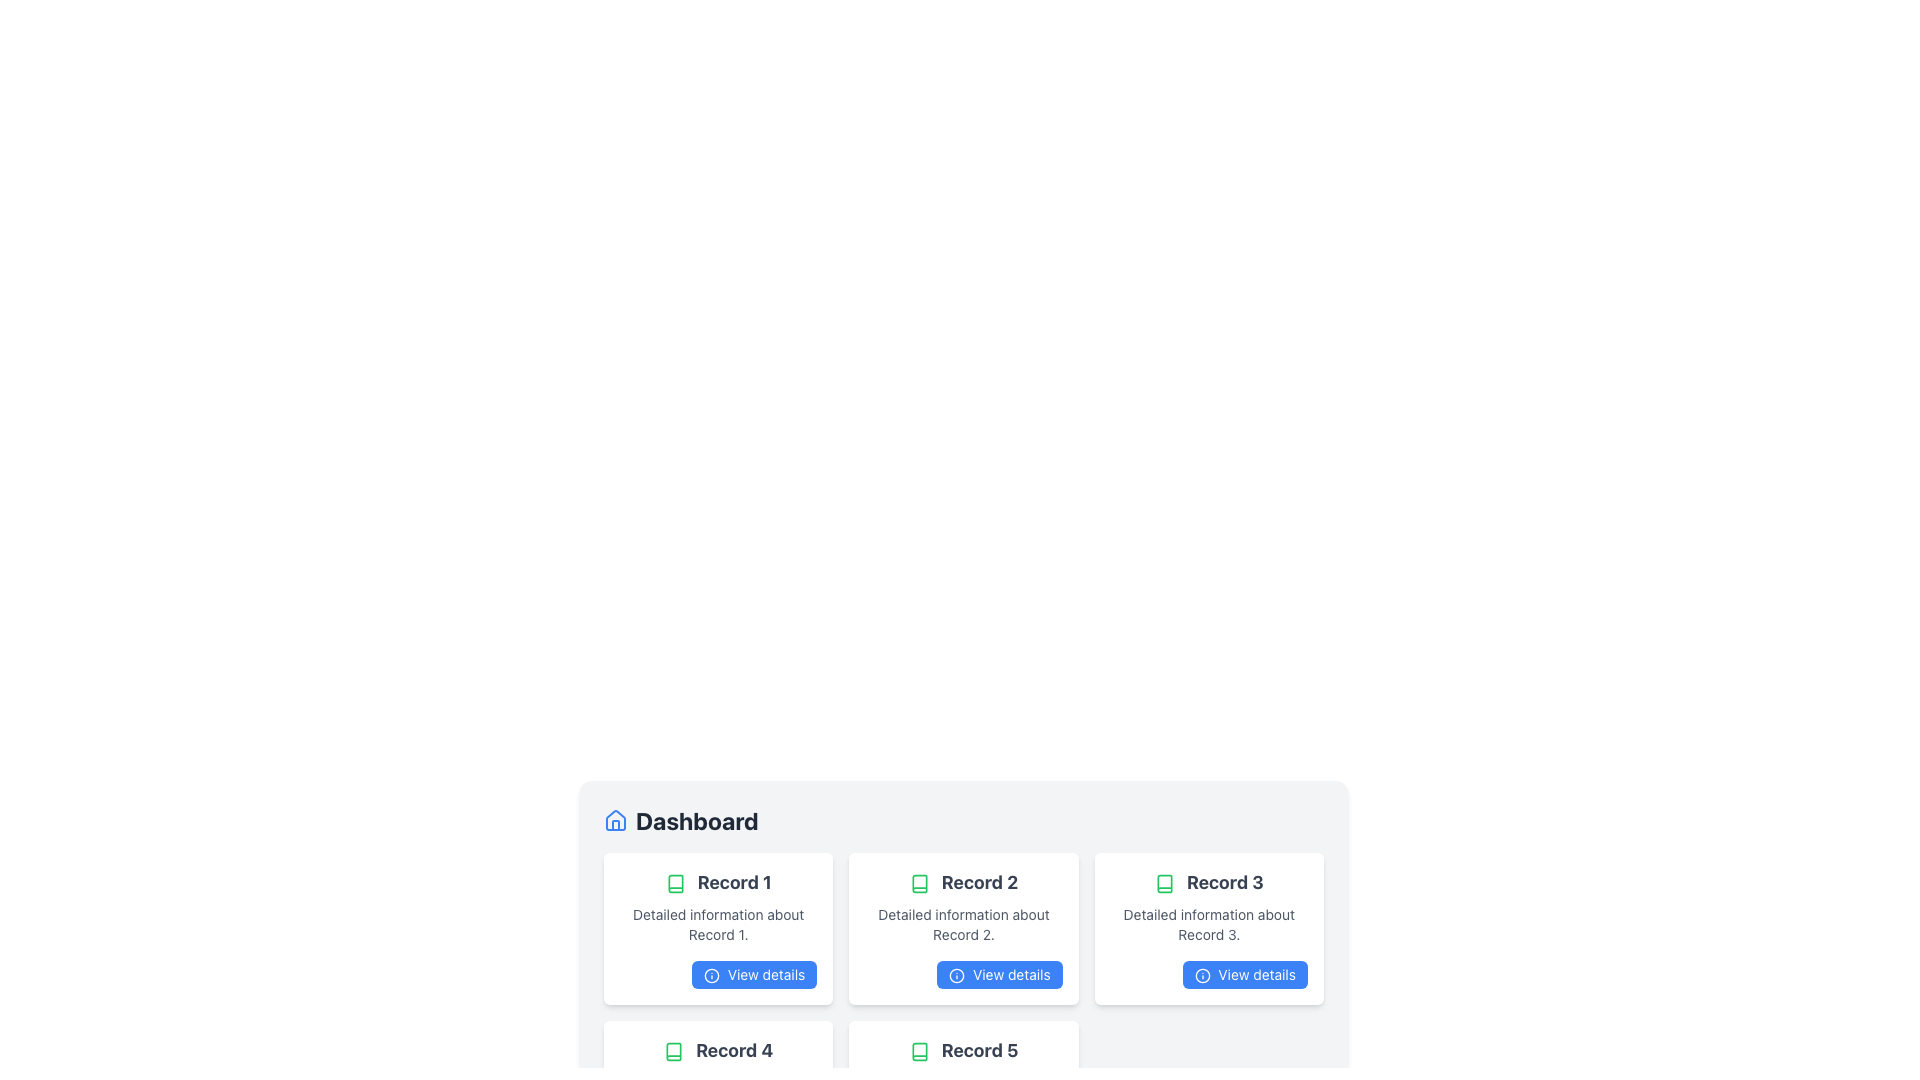 Image resolution: width=1920 pixels, height=1080 pixels. Describe the element at coordinates (675, 883) in the screenshot. I see `the book icon located in the top card titled 'Record 1', positioned towards the left edge of the card, directly above the title text` at that location.